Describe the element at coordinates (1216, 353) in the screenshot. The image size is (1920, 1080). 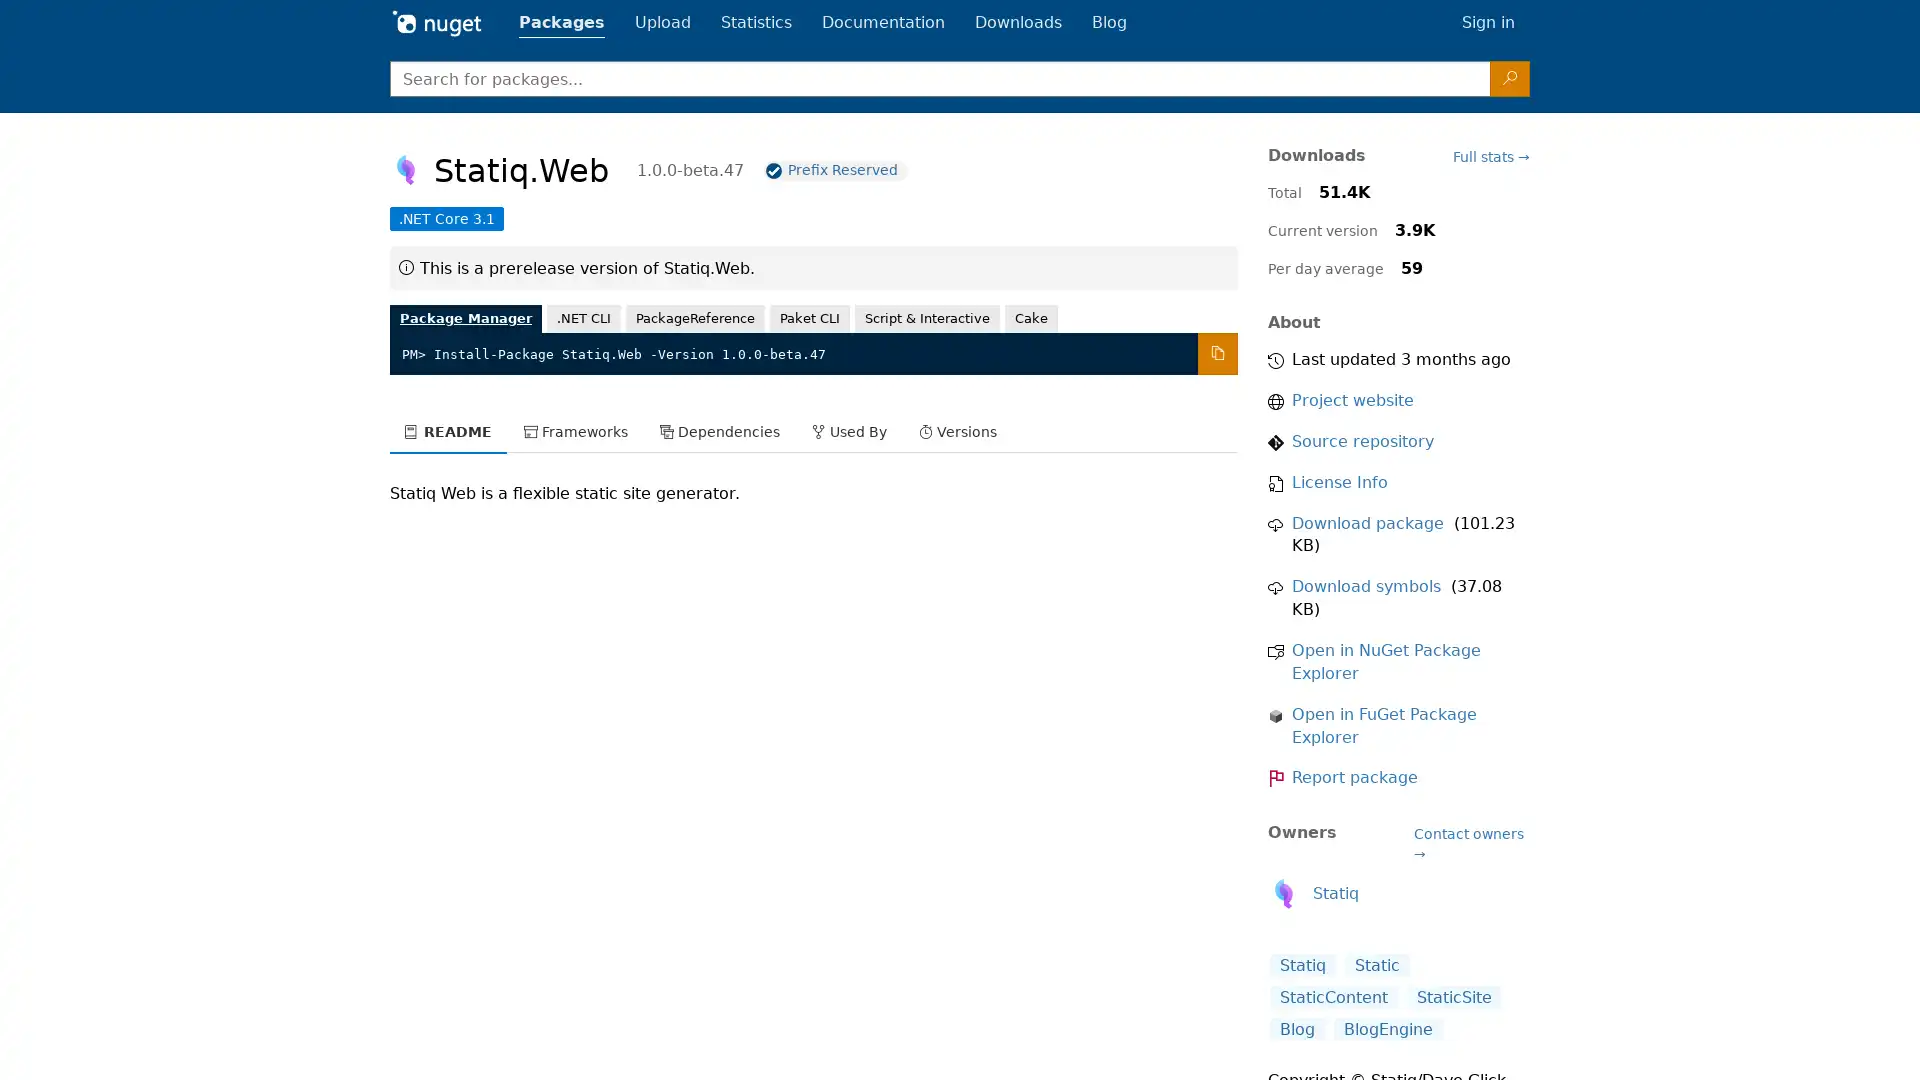
I see `Copy the Package Manager command` at that location.